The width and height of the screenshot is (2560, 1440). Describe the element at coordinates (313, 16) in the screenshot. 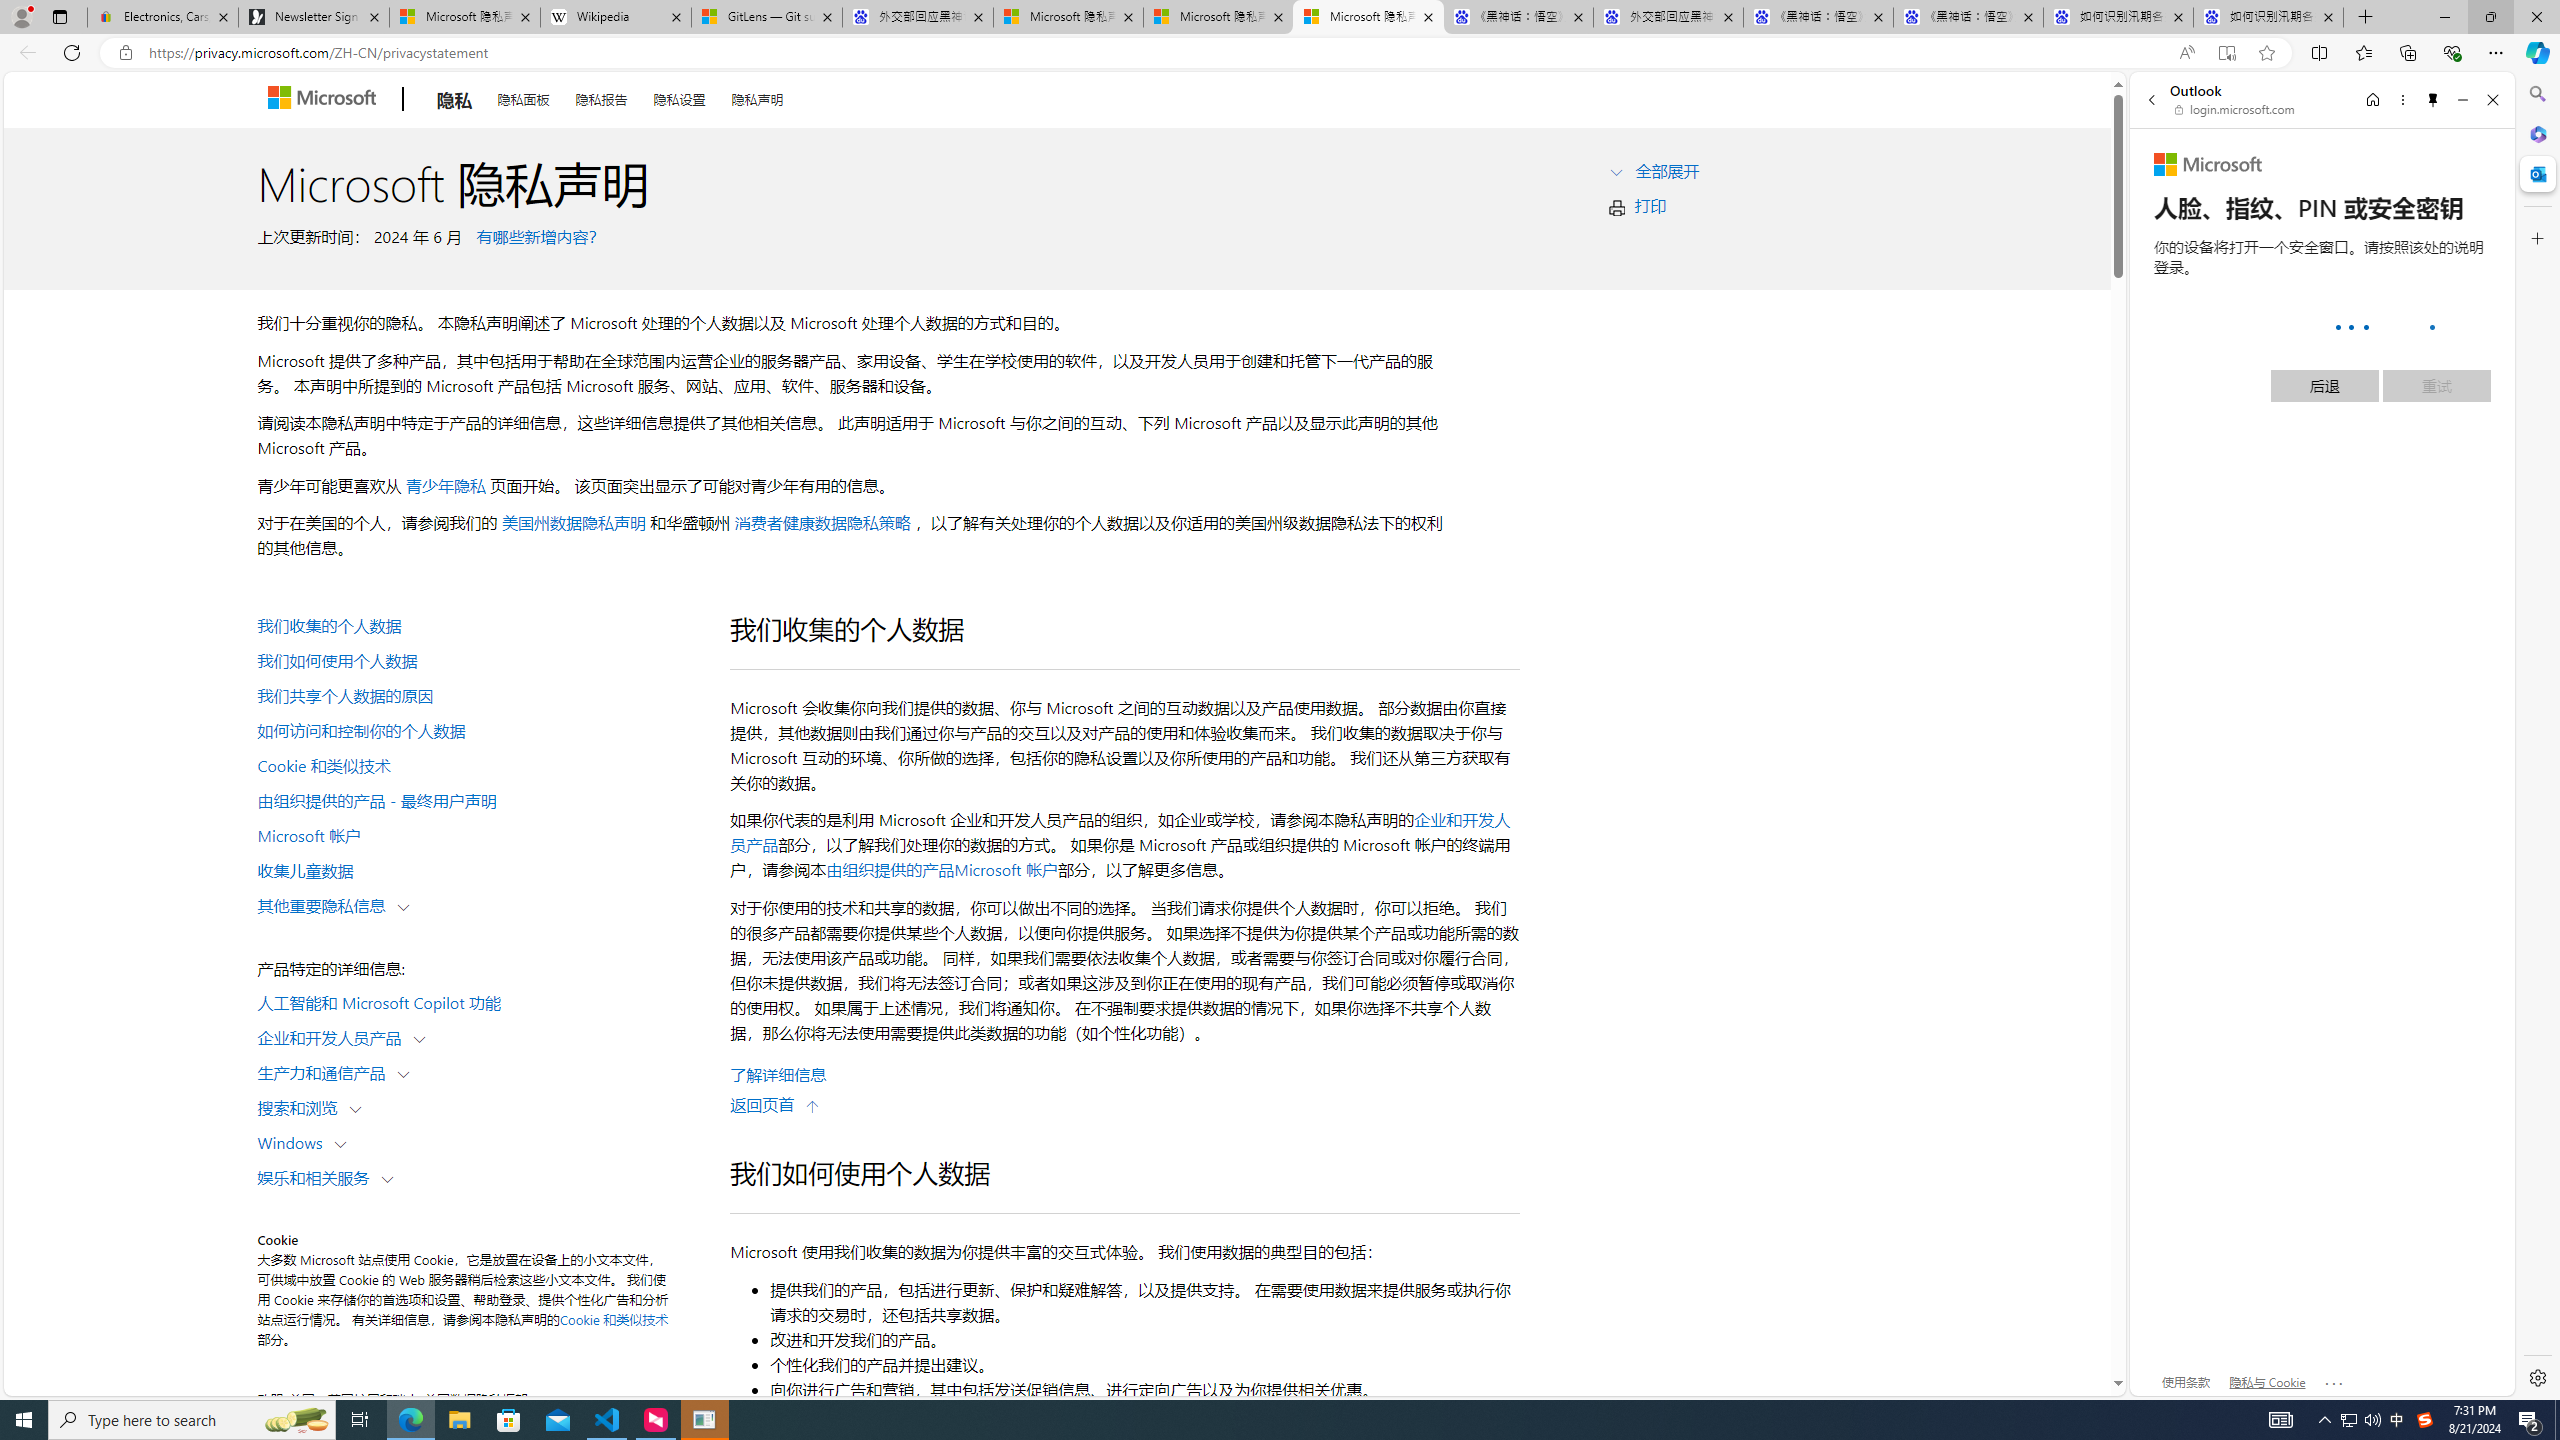

I see `'Newsletter Sign Up'` at that location.